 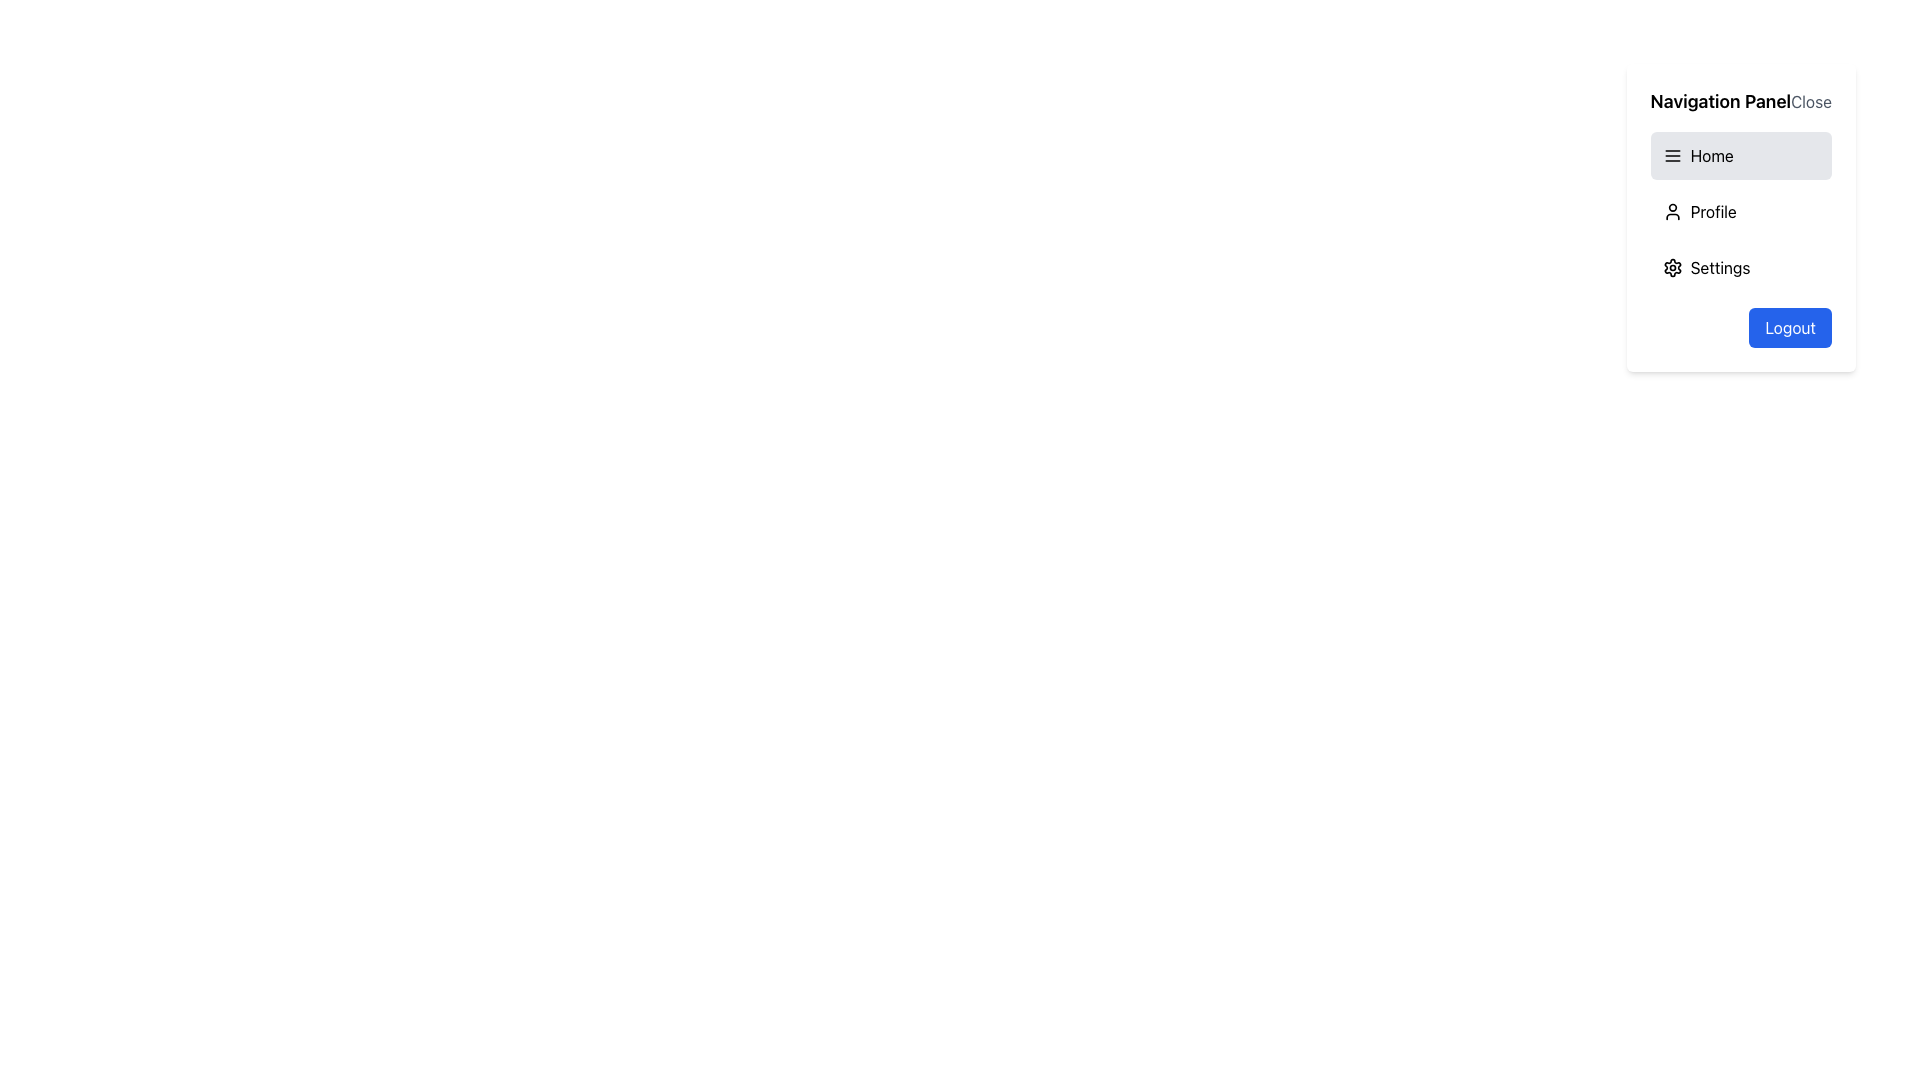 What do you see at coordinates (1740, 266) in the screenshot?
I see `the navigation option labeled 'Settings' with an accompanying icon` at bounding box center [1740, 266].